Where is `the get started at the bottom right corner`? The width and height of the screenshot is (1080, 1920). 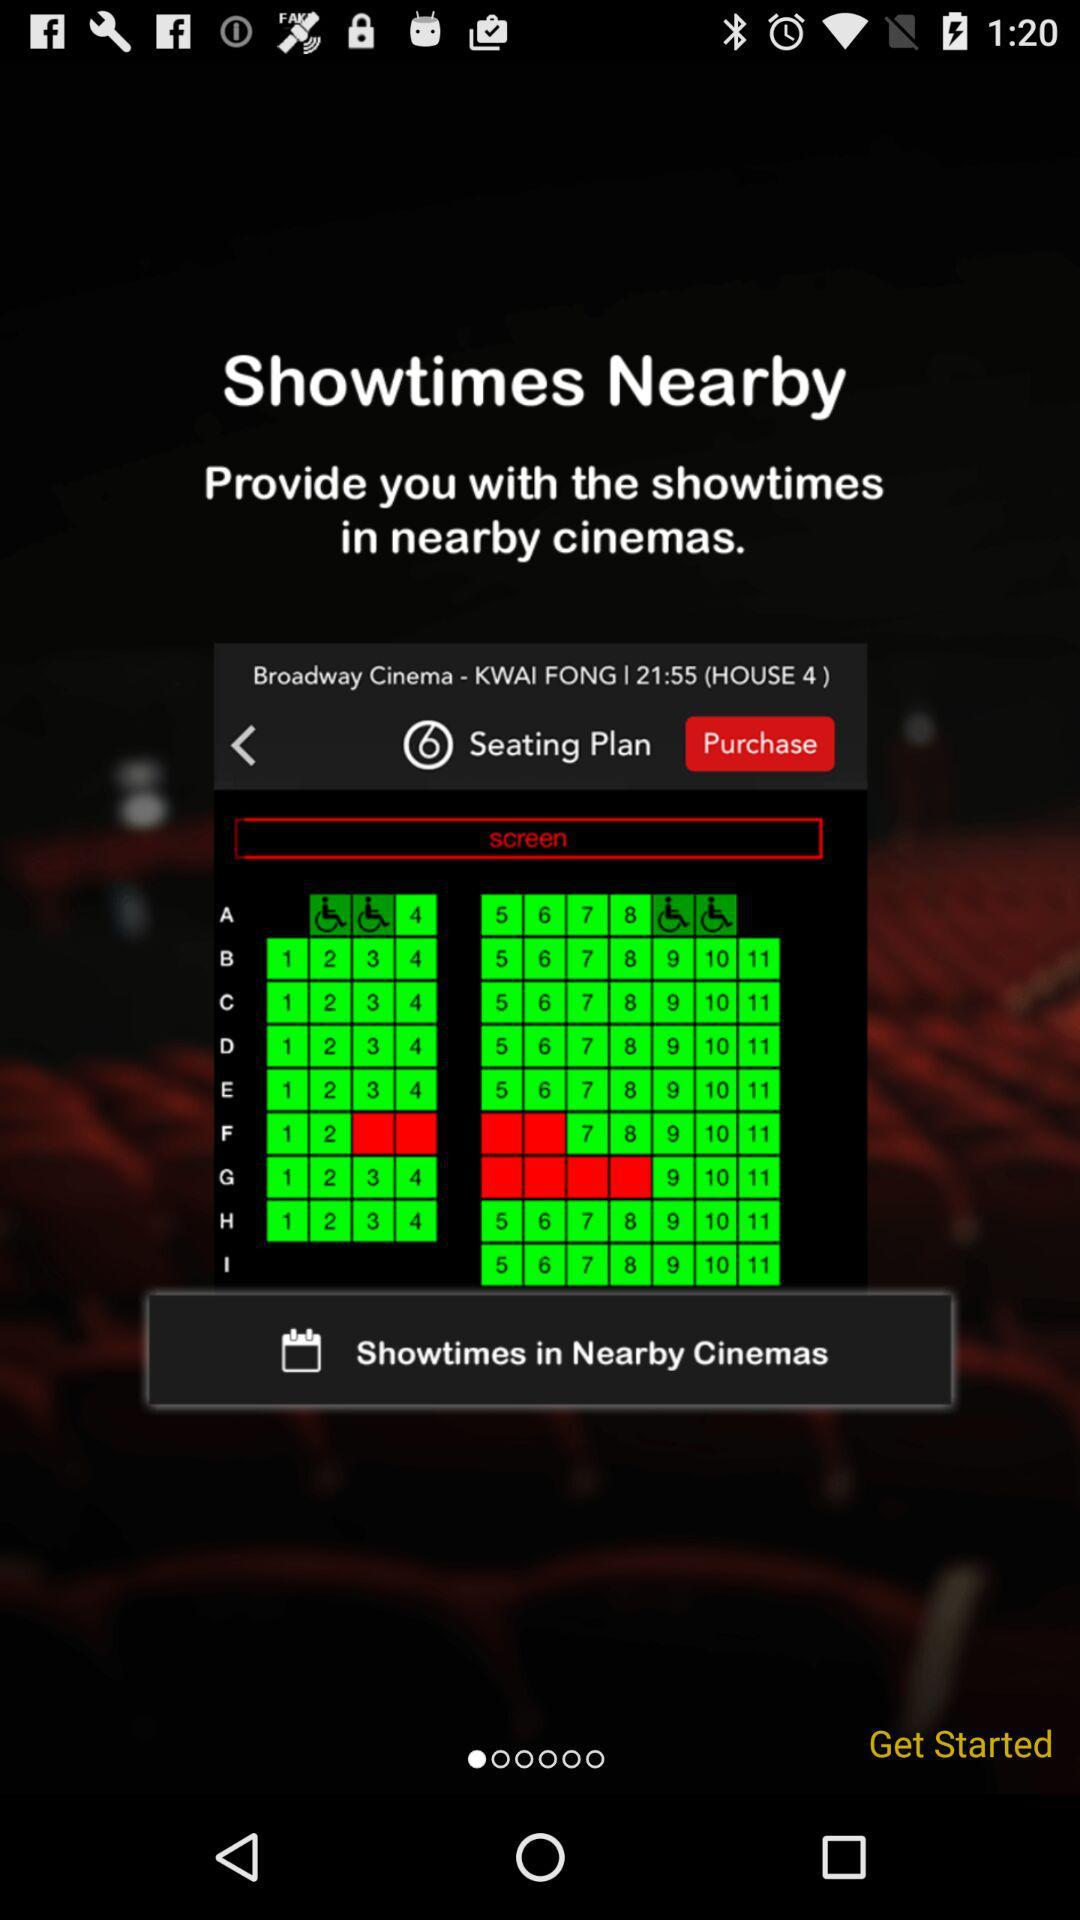 the get started at the bottom right corner is located at coordinates (960, 1741).